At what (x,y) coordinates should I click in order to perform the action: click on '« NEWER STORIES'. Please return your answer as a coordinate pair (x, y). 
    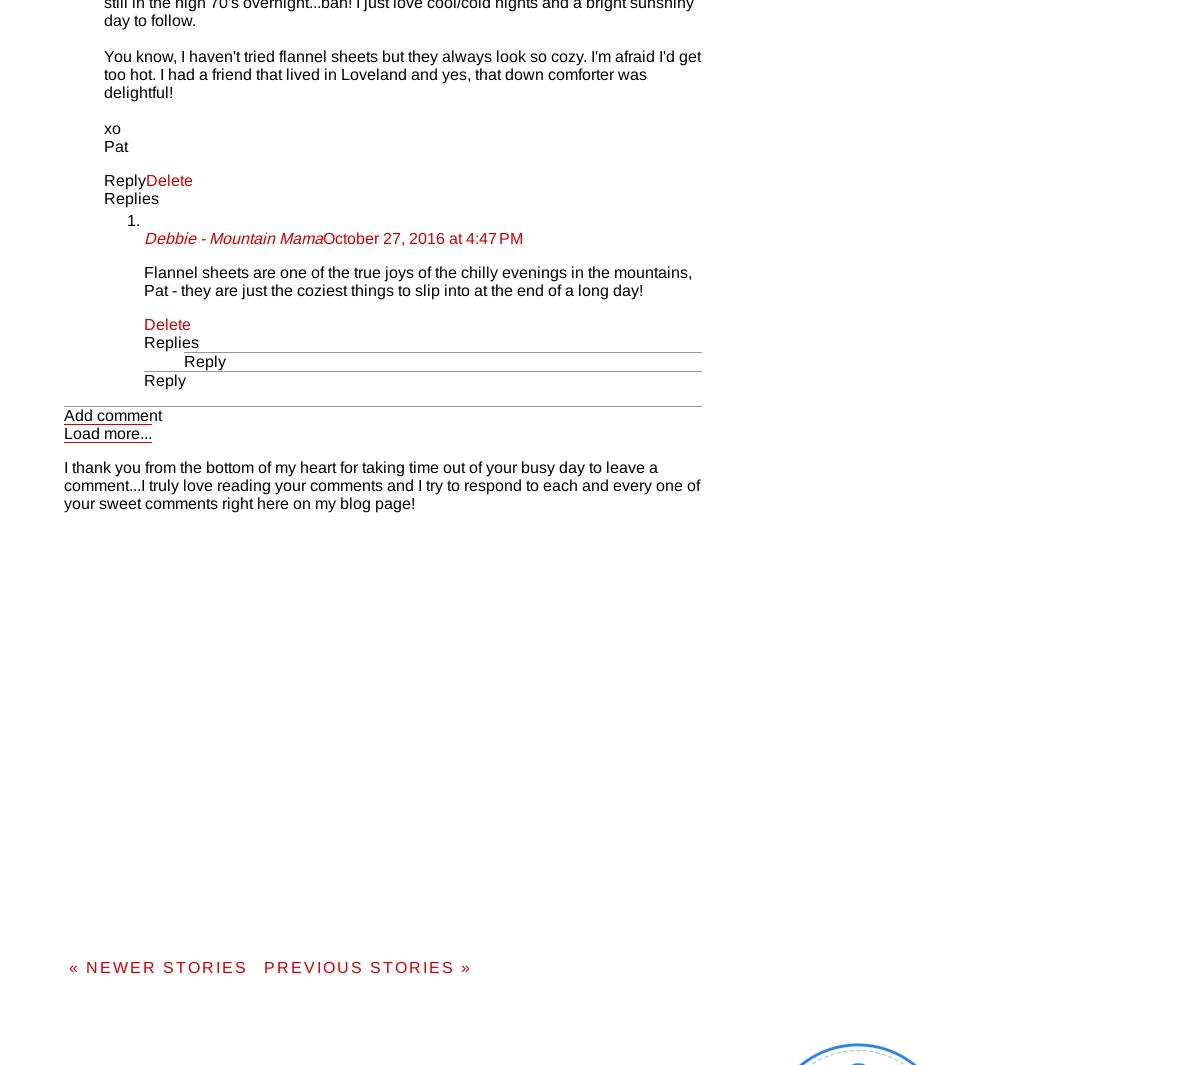
    Looking at the image, I should click on (160, 966).